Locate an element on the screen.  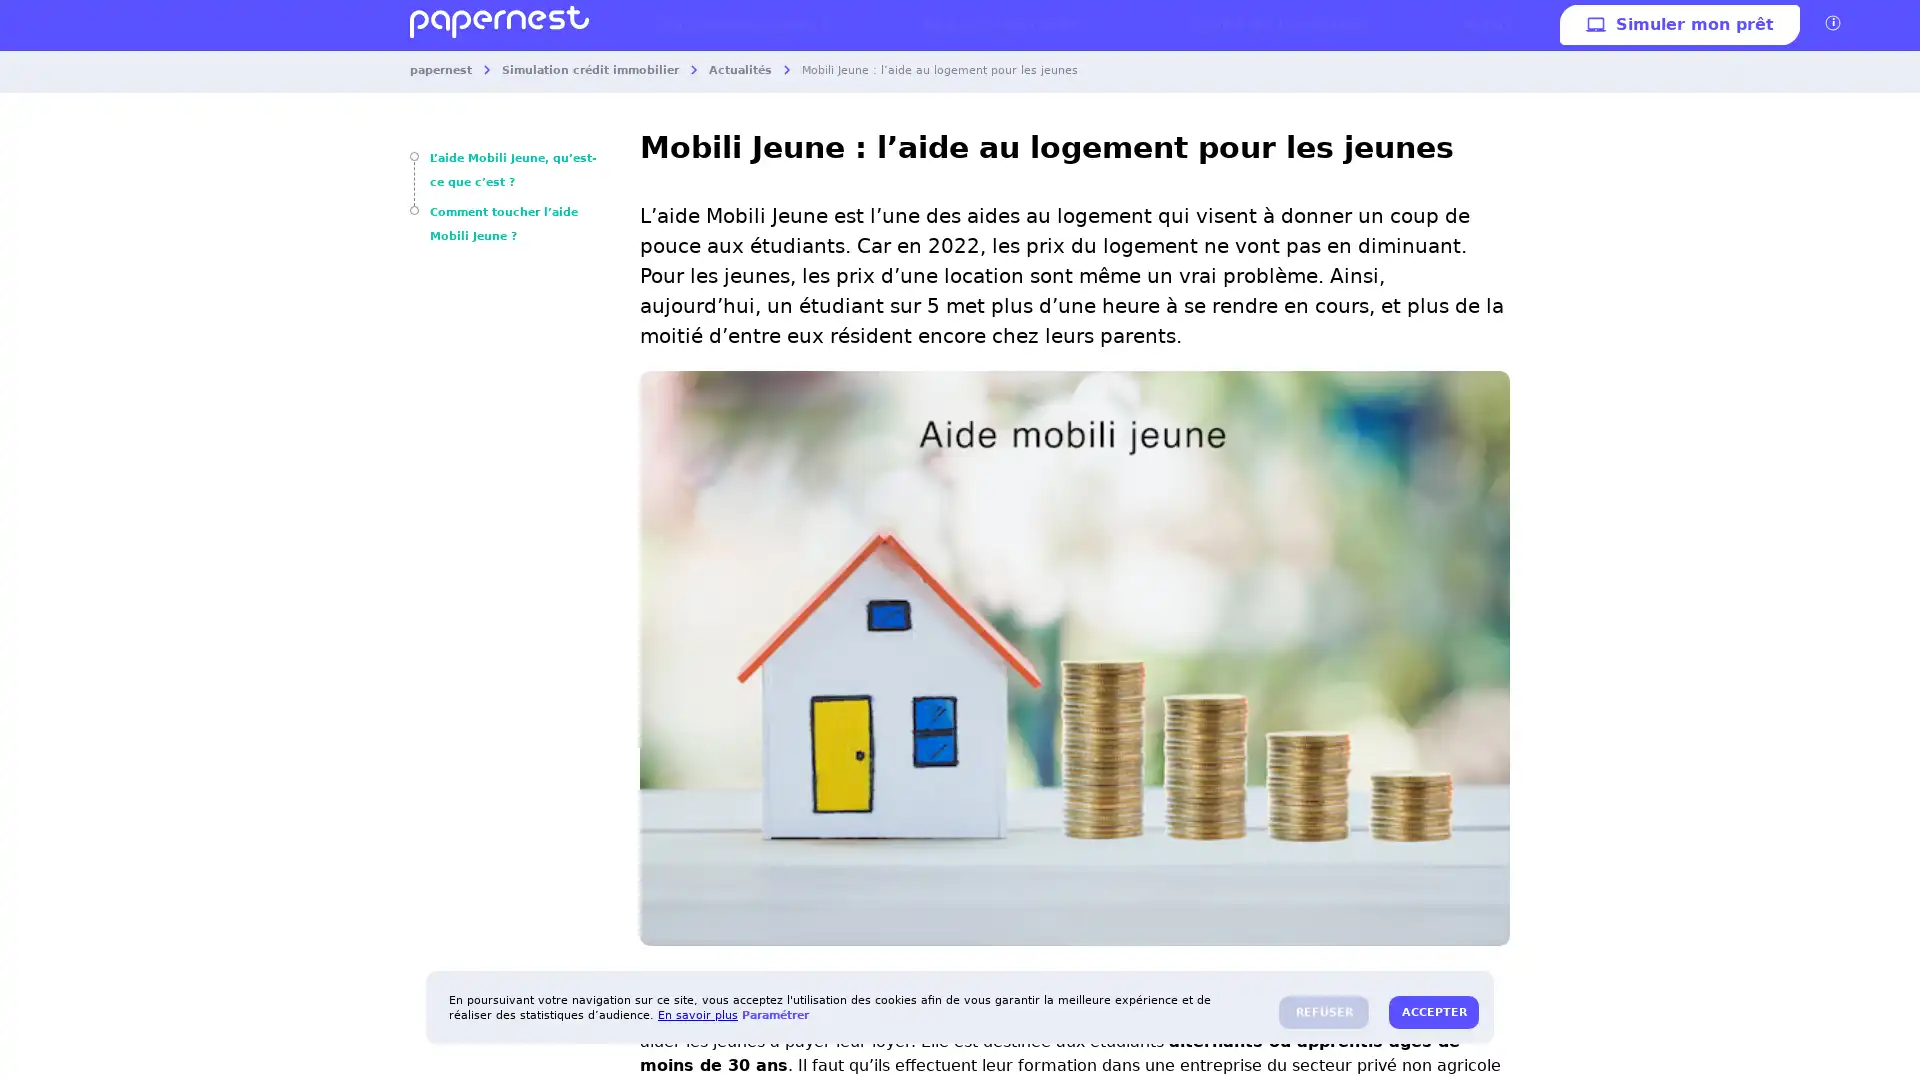
REFUSER is located at coordinates (1324, 1012).